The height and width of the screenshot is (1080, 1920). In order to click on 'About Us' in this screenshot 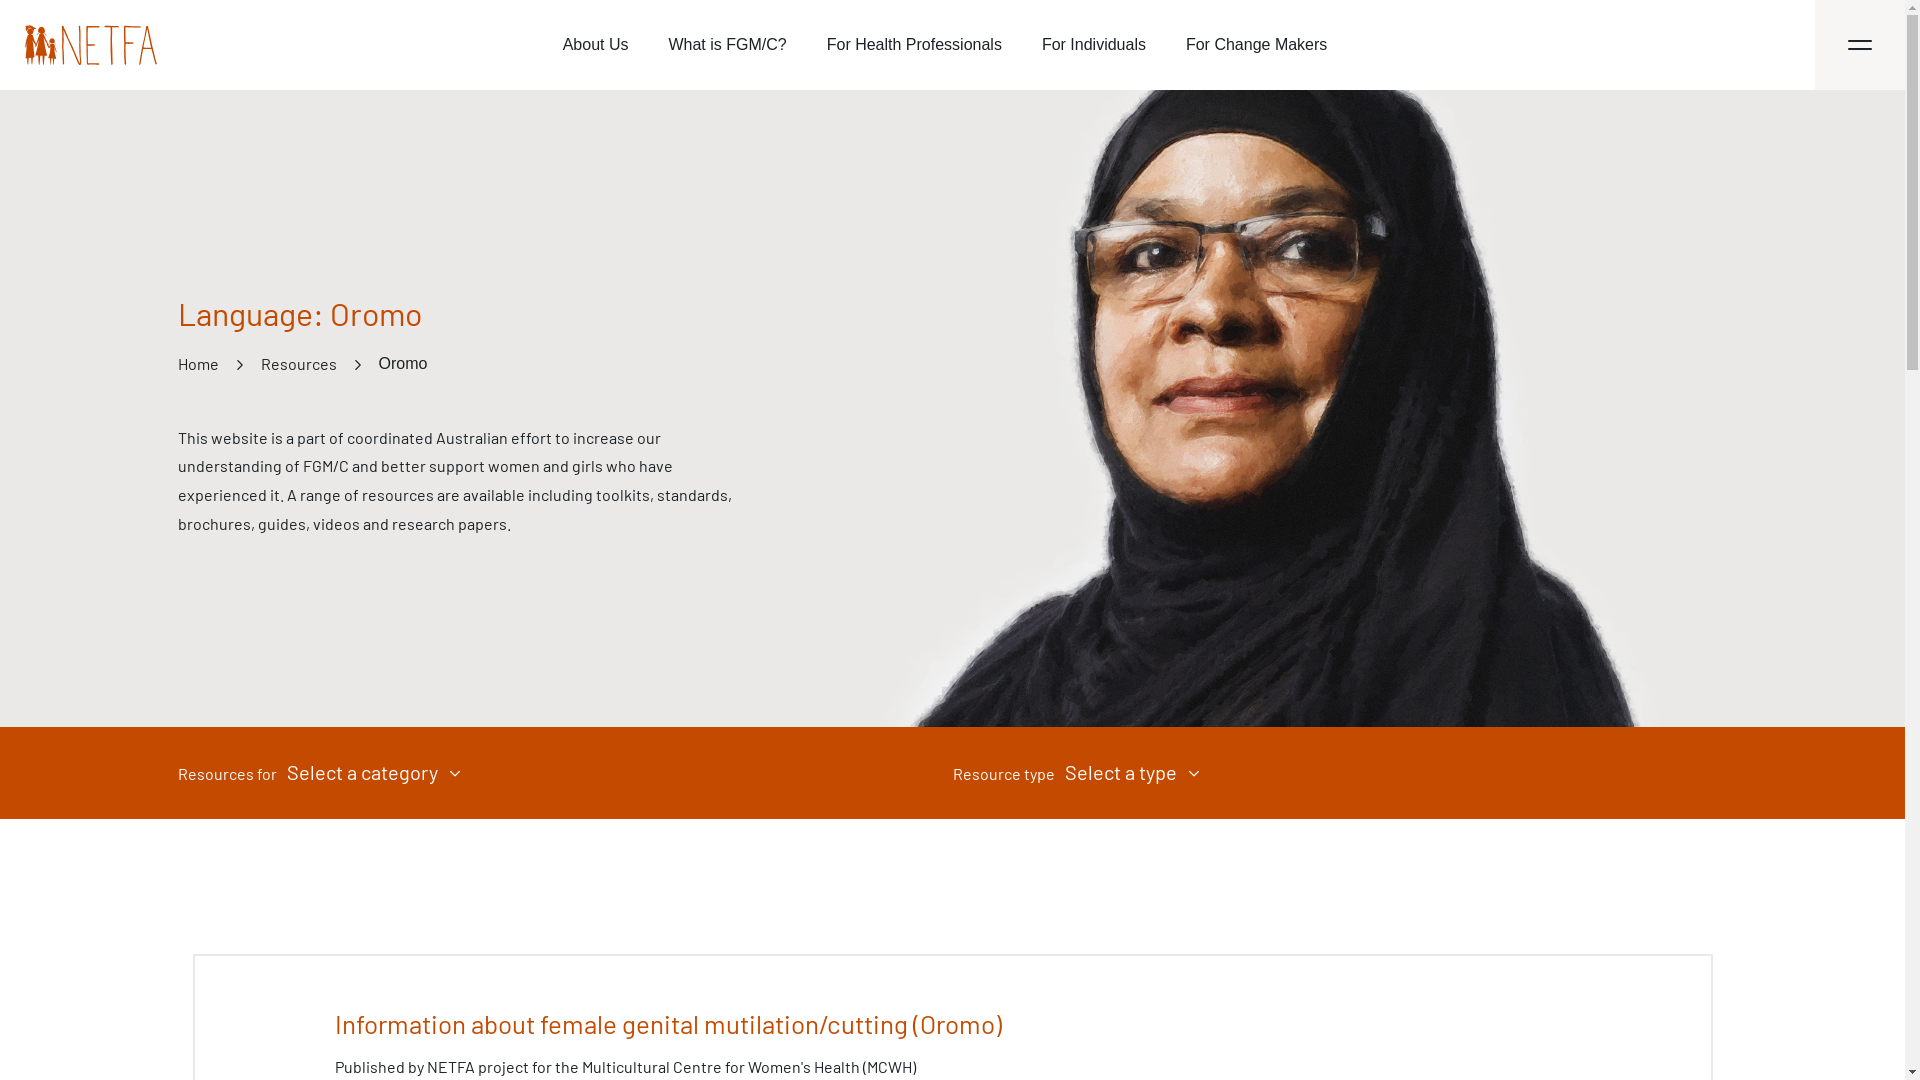, I will do `click(594, 45)`.